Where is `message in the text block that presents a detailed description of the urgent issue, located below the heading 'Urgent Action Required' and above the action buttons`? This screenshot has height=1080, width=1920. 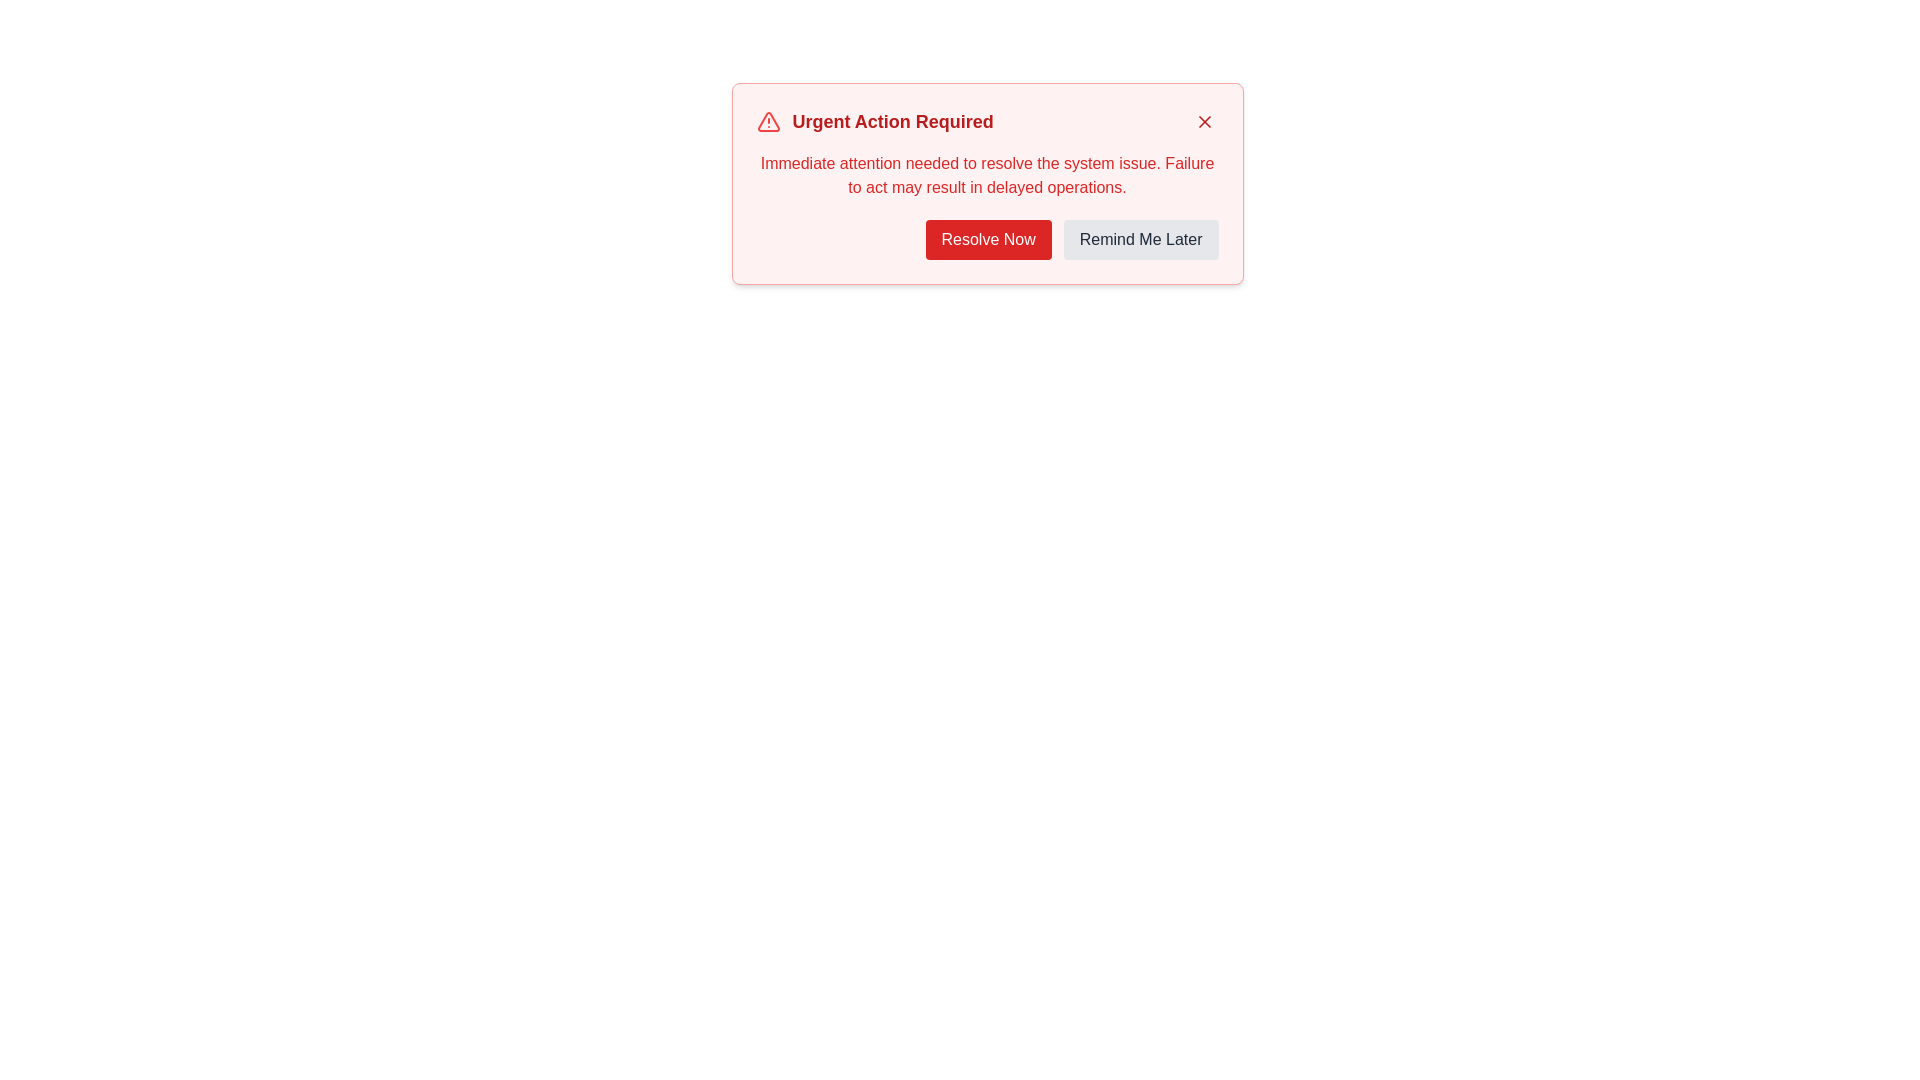 message in the text block that presents a detailed description of the urgent issue, located below the heading 'Urgent Action Required' and above the action buttons is located at coordinates (987, 175).